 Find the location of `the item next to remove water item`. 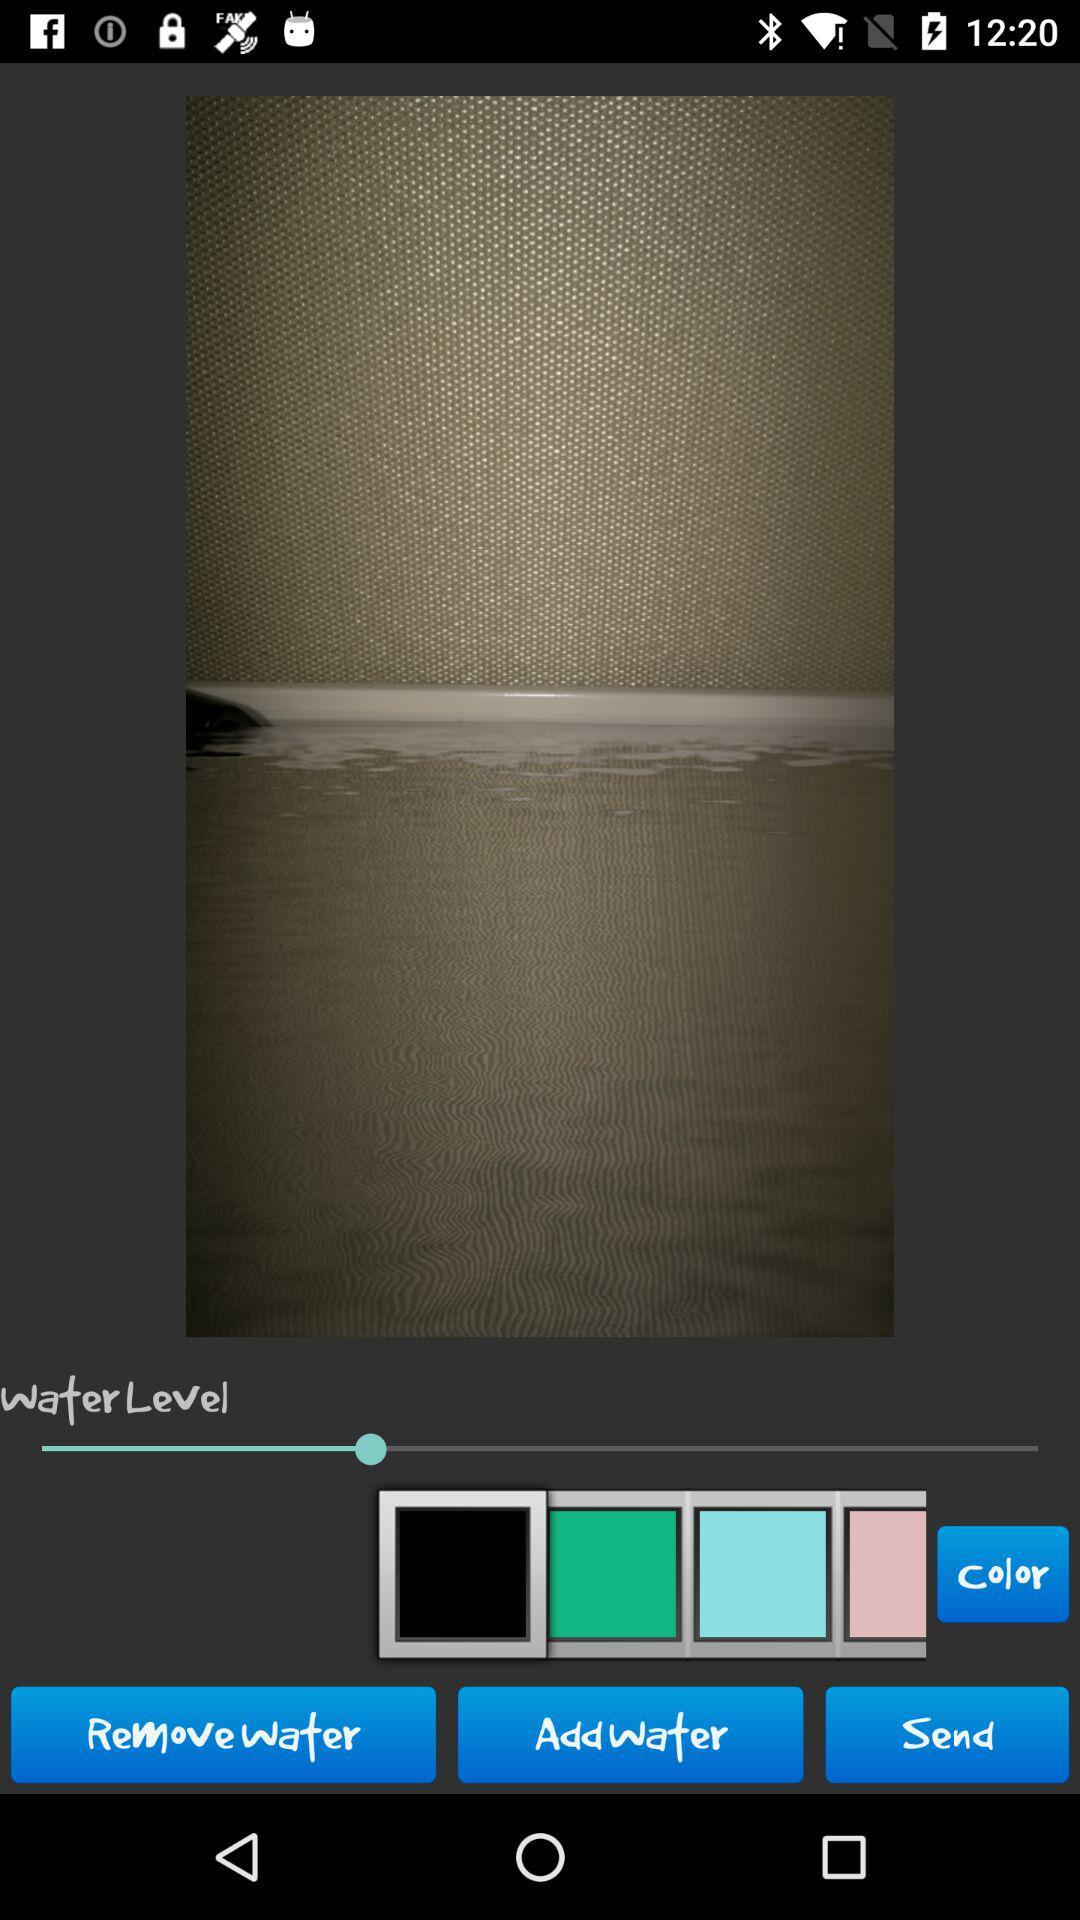

the item next to remove water item is located at coordinates (630, 1733).